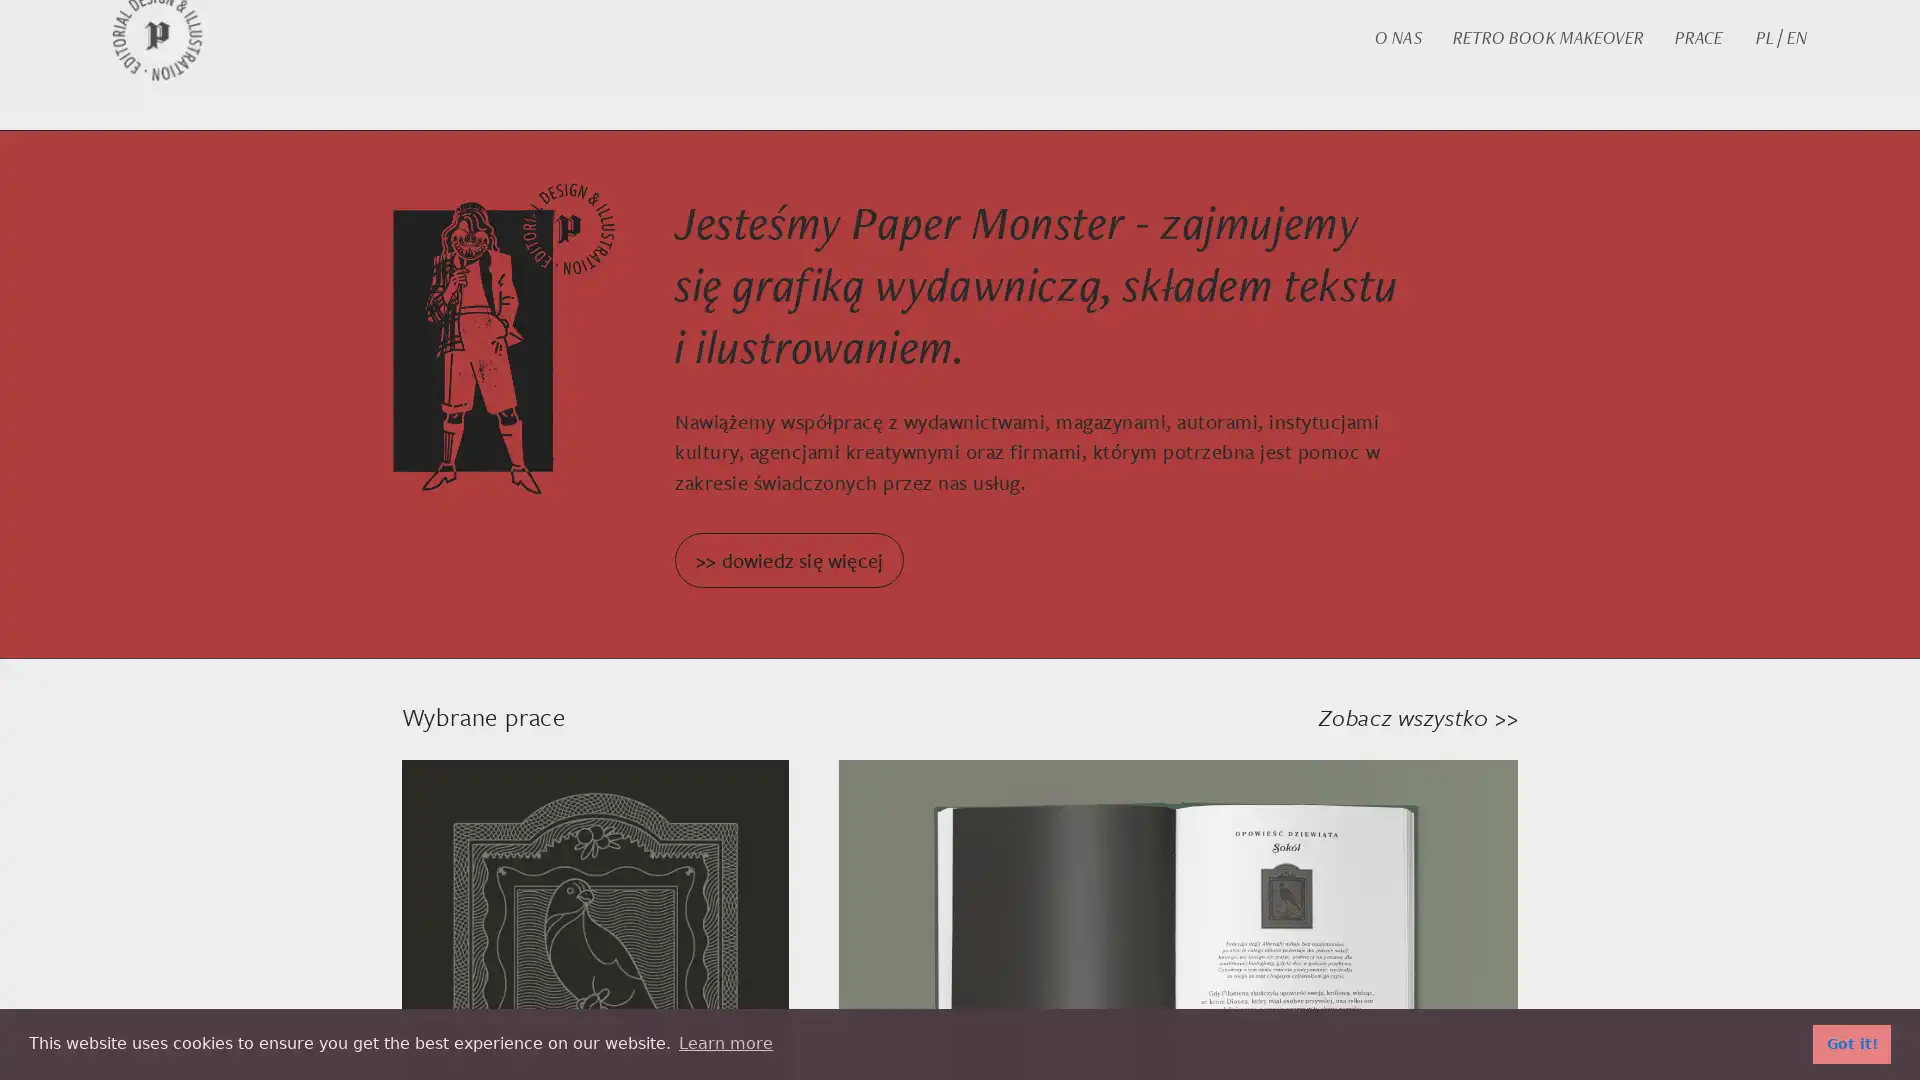 The width and height of the screenshot is (1920, 1080). I want to click on dismiss cookie message, so click(1851, 1043).